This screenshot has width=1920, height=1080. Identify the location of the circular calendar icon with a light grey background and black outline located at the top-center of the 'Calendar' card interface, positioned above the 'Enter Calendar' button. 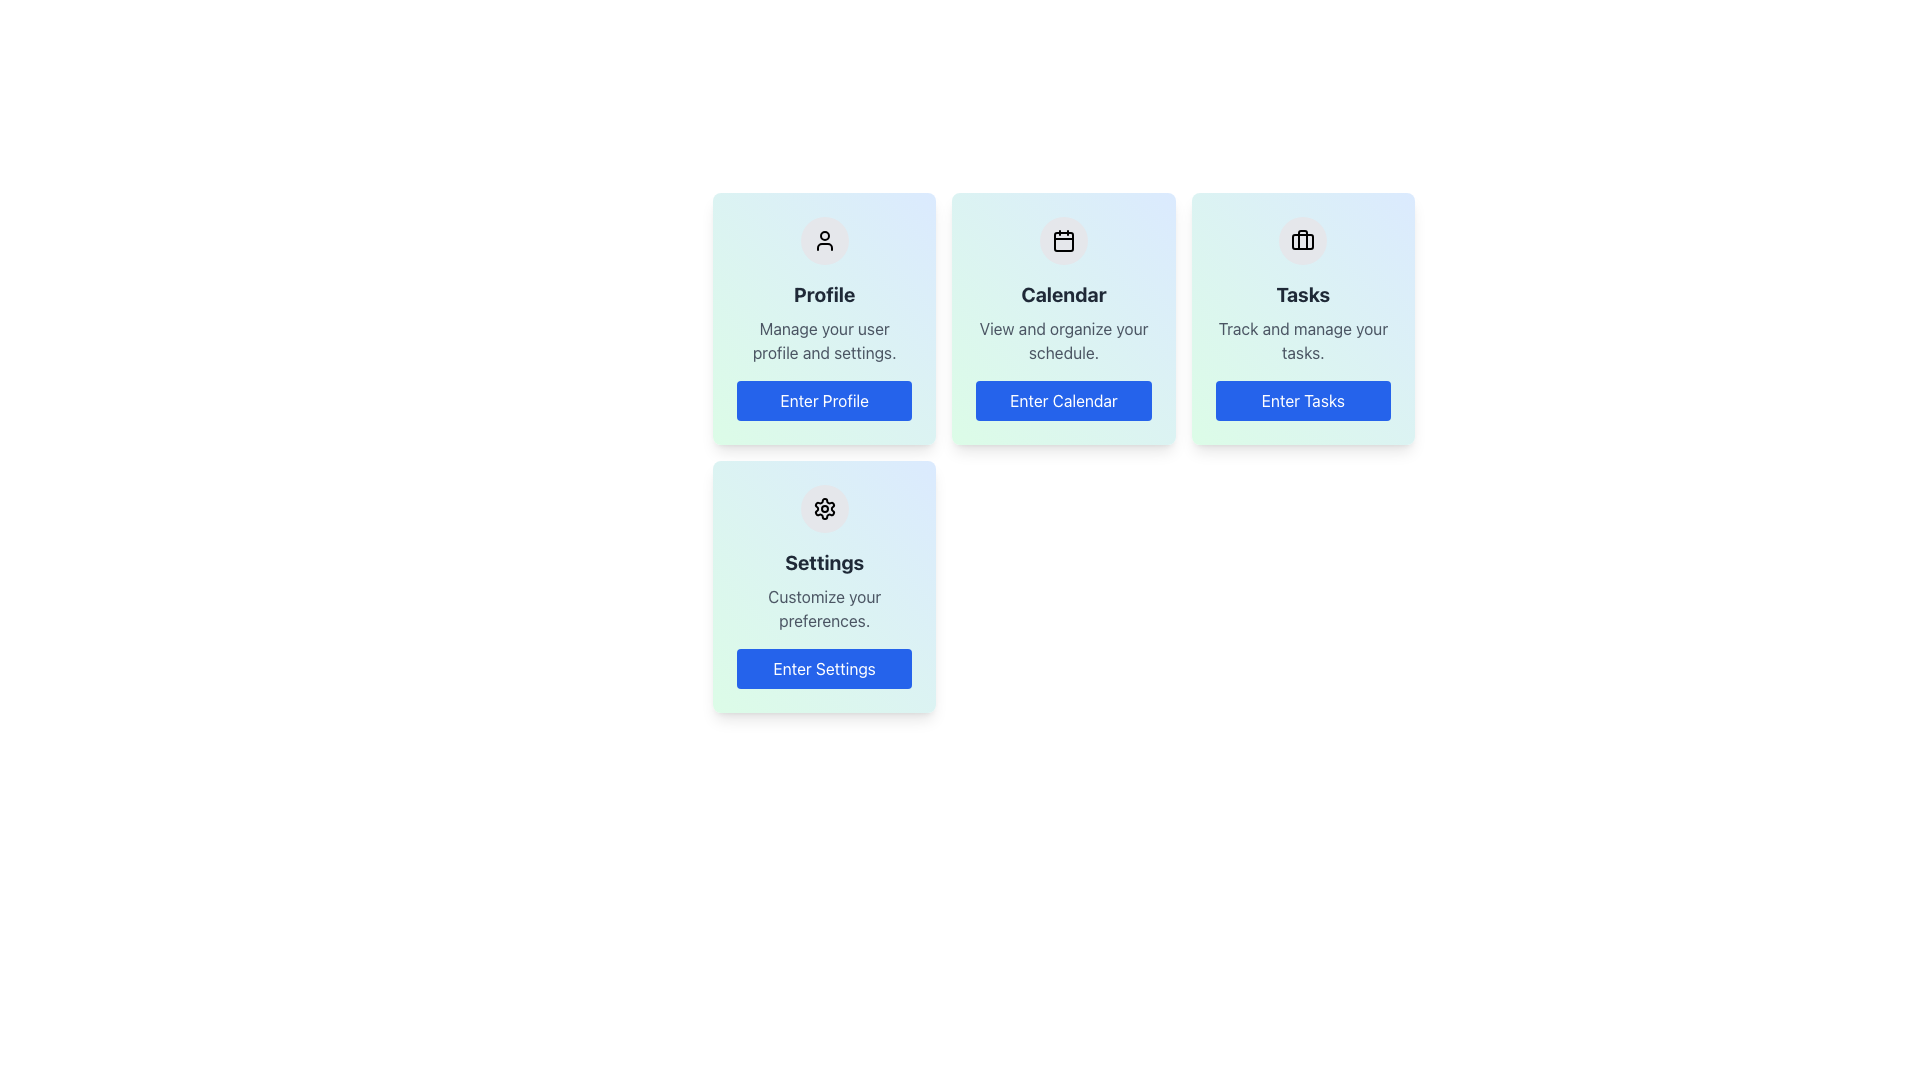
(1063, 239).